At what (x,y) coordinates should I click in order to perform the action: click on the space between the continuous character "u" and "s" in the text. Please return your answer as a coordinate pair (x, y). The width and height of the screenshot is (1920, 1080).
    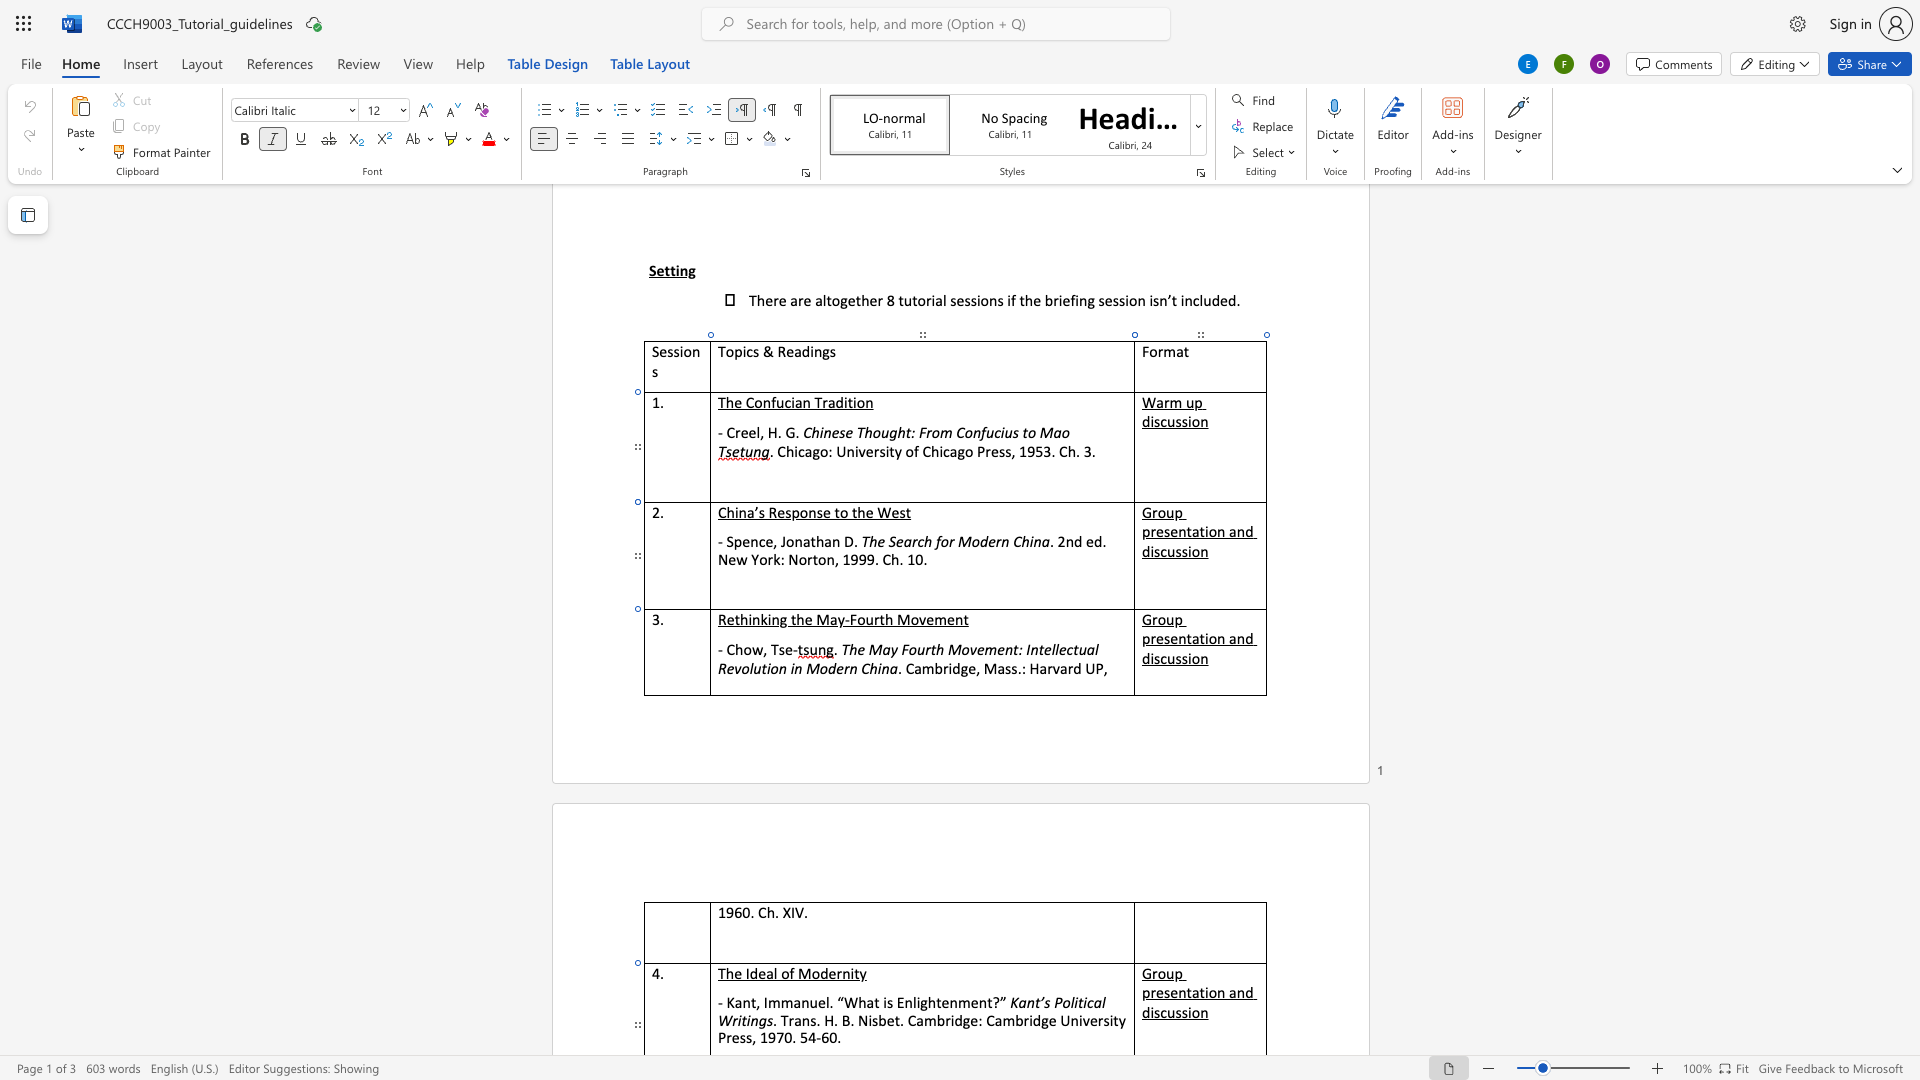
    Looking at the image, I should click on (1175, 658).